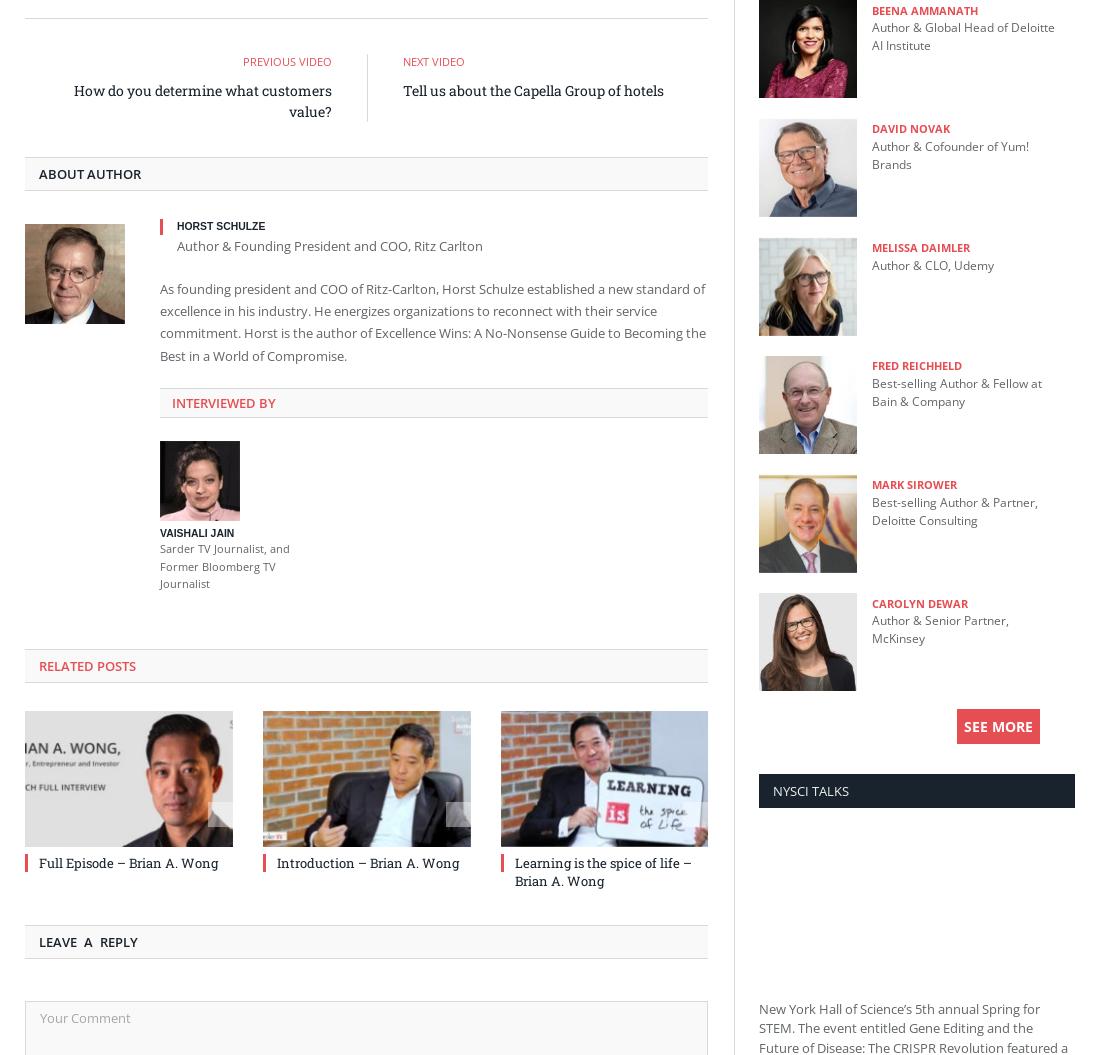  What do you see at coordinates (224, 564) in the screenshot?
I see `'Sarder TV Journalist, and Former Bloomberg TV Journalist'` at bounding box center [224, 564].